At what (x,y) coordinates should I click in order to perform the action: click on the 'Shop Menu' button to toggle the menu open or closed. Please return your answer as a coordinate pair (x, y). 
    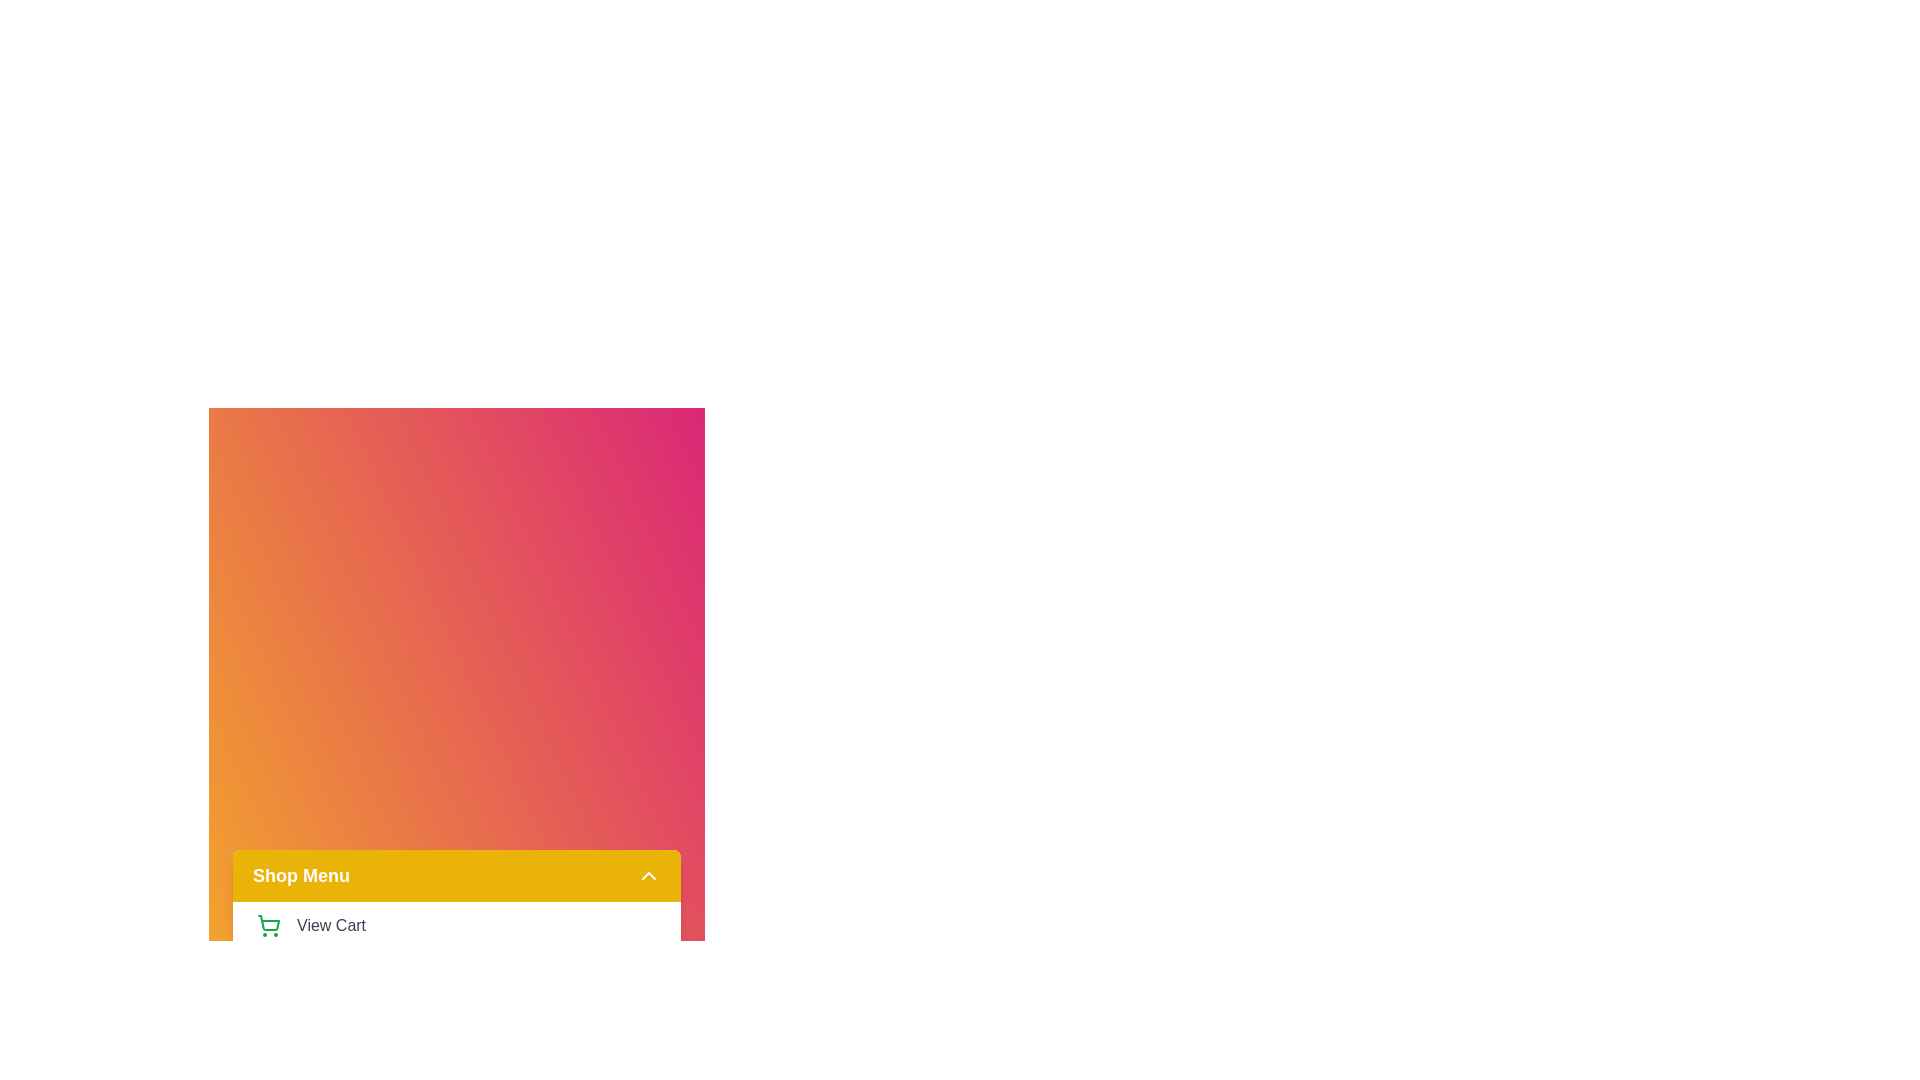
    Looking at the image, I should click on (455, 874).